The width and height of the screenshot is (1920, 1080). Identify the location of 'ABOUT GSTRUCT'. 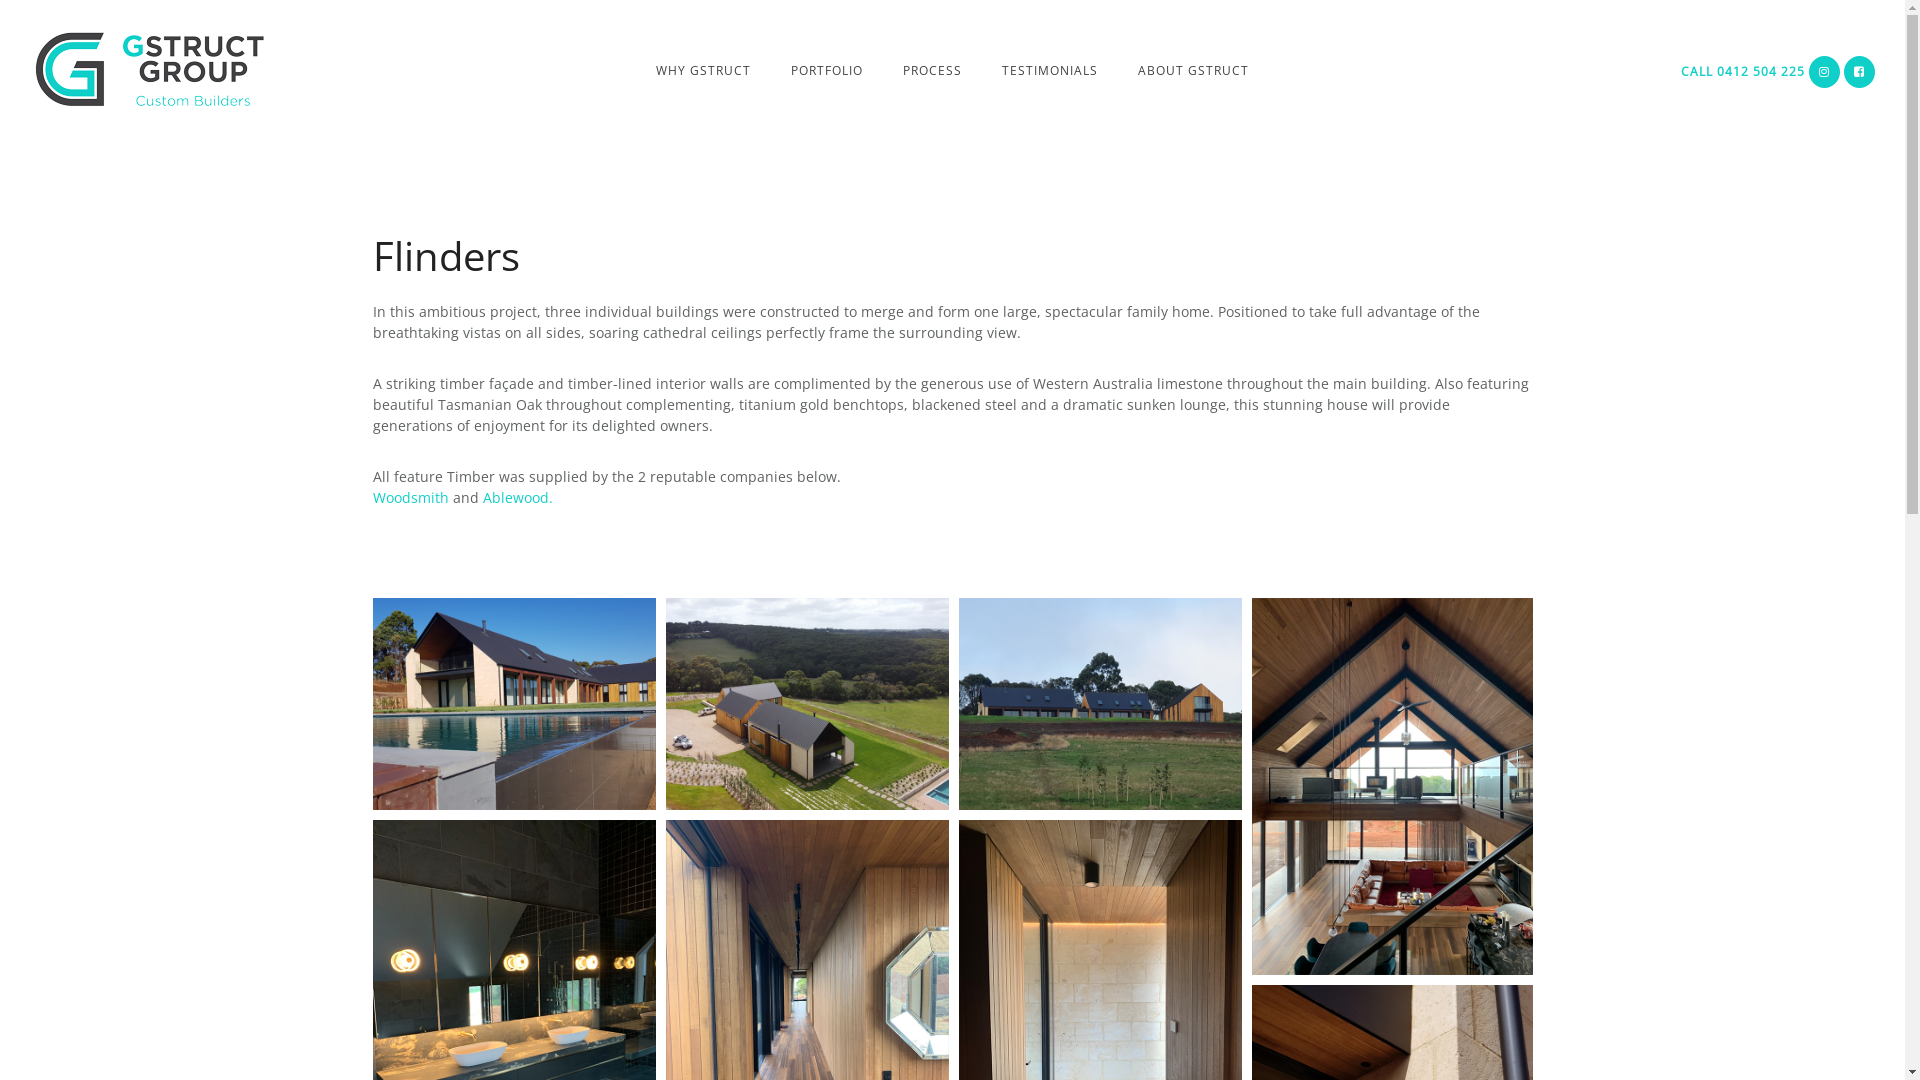
(1193, 69).